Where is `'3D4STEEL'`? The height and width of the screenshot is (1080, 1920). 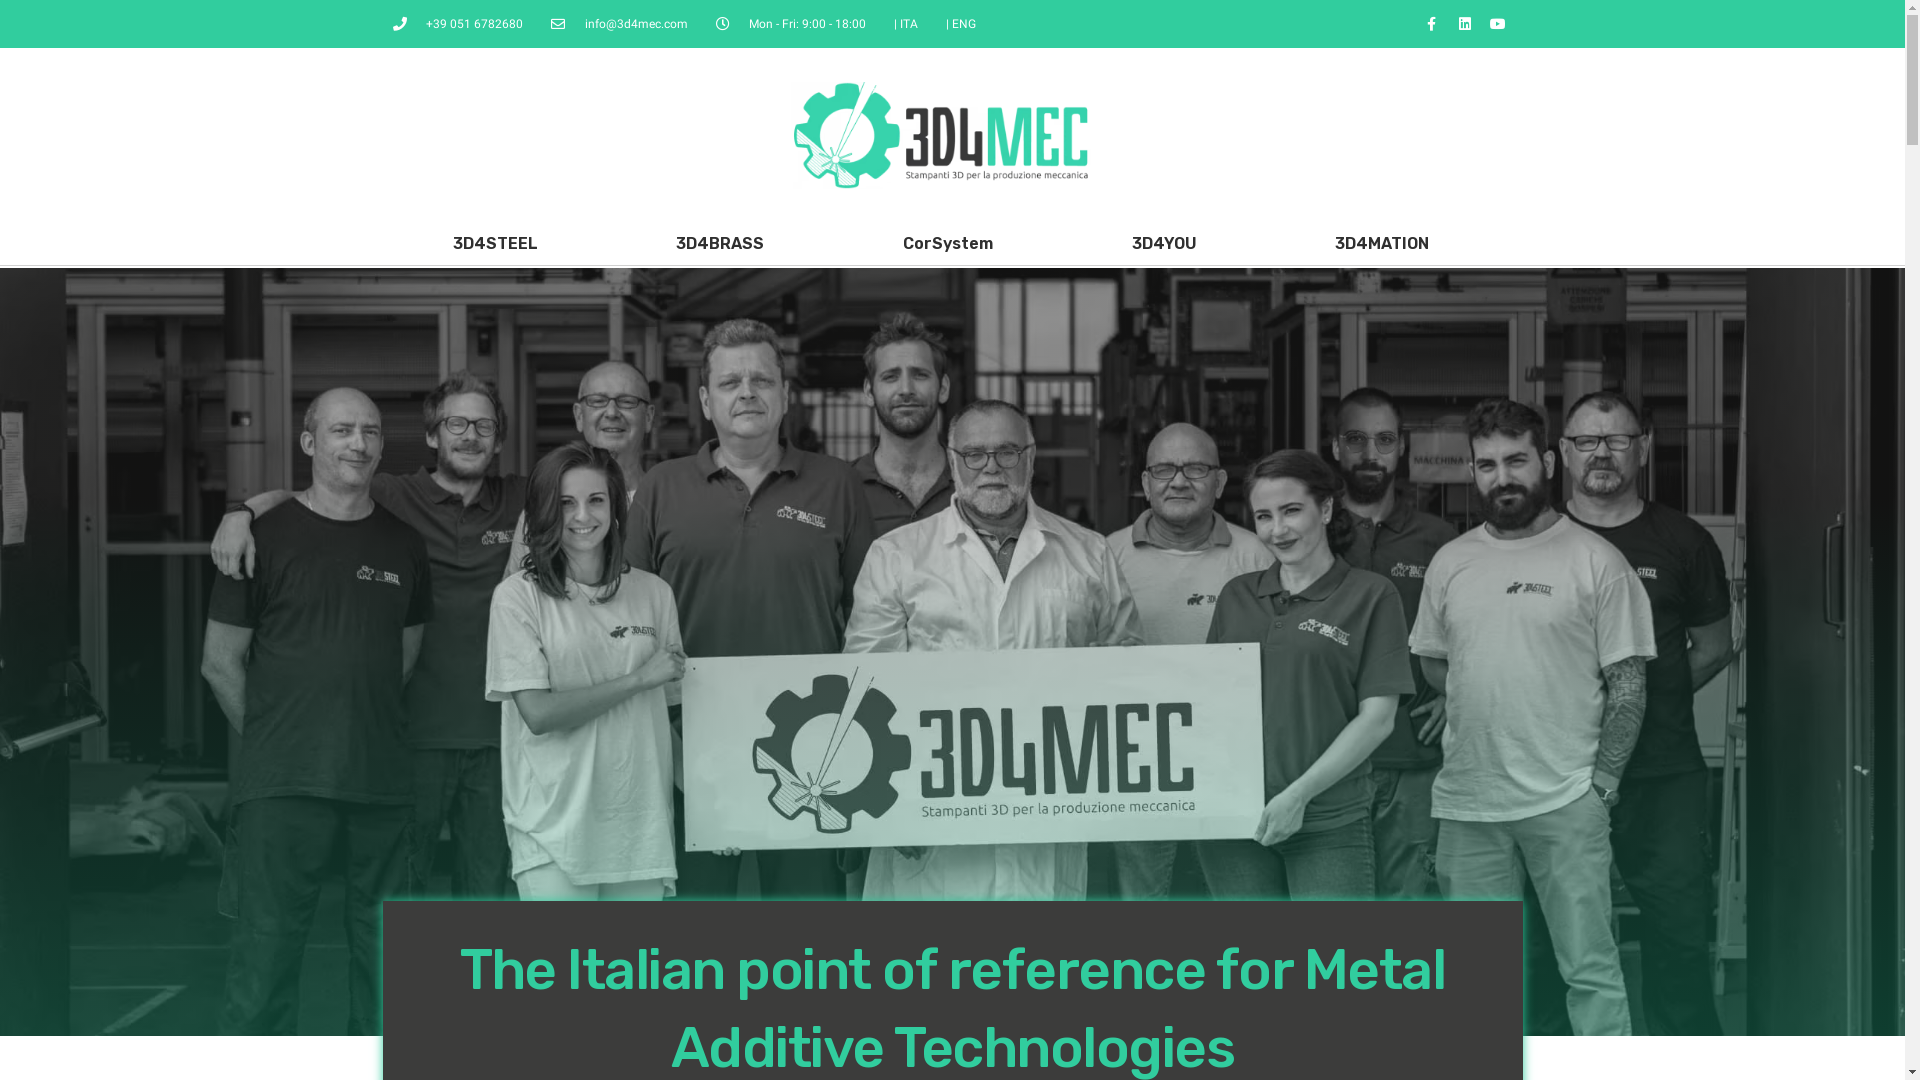
'3D4STEEL' is located at coordinates (495, 242).